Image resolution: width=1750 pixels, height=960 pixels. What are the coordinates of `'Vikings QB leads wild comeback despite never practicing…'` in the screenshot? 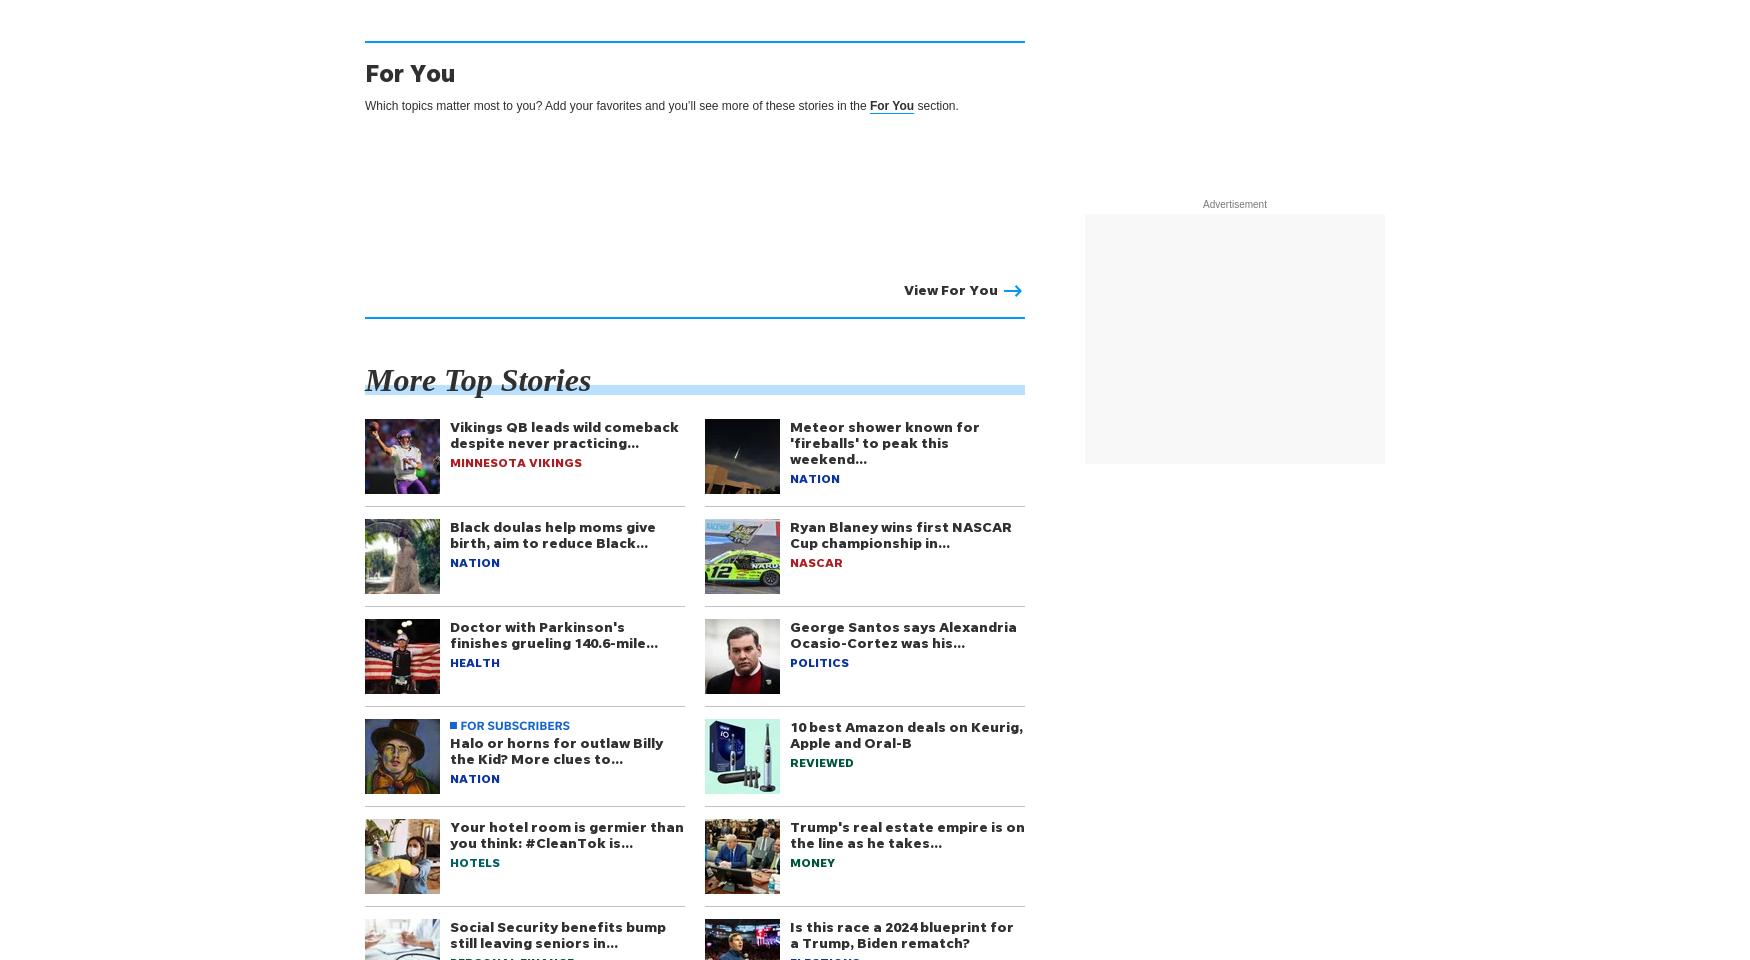 It's located at (564, 434).